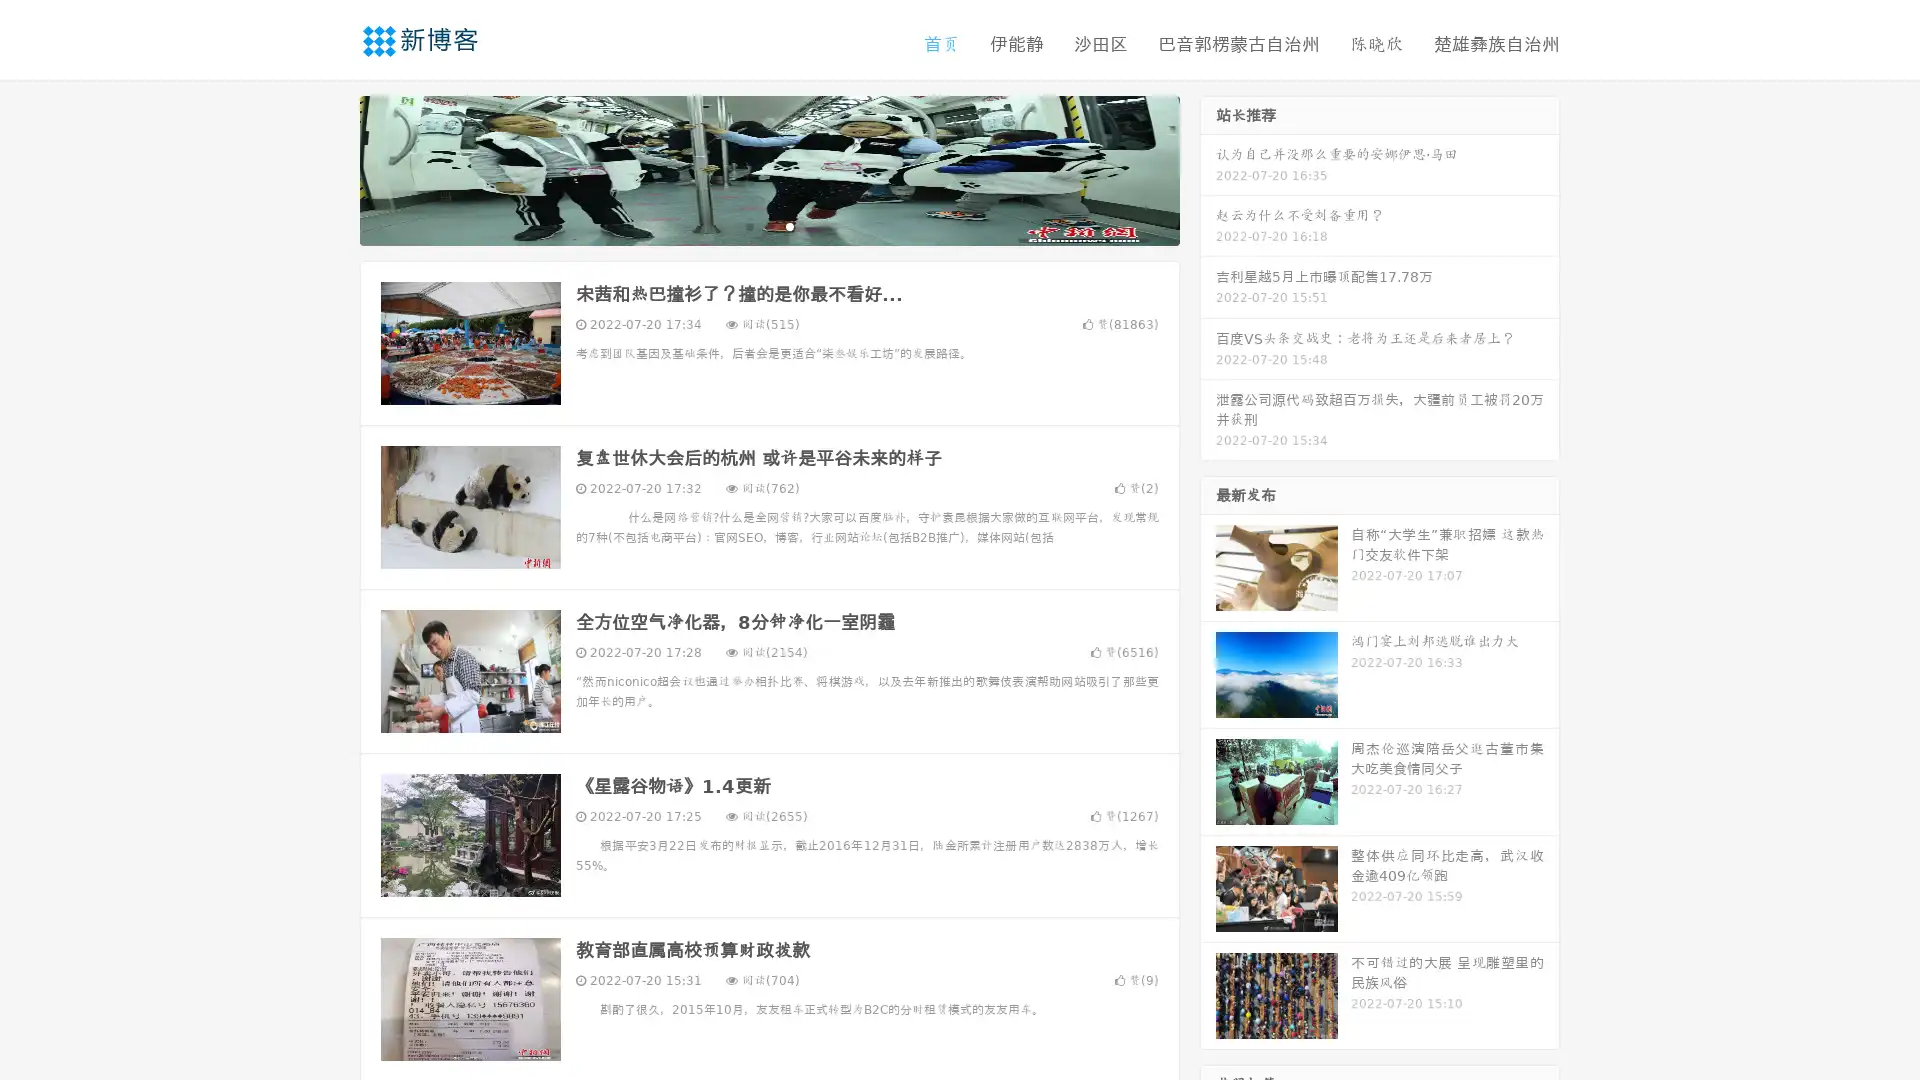 The width and height of the screenshot is (1920, 1080). Describe the element at coordinates (768, 225) in the screenshot. I see `Go to slide 2` at that location.